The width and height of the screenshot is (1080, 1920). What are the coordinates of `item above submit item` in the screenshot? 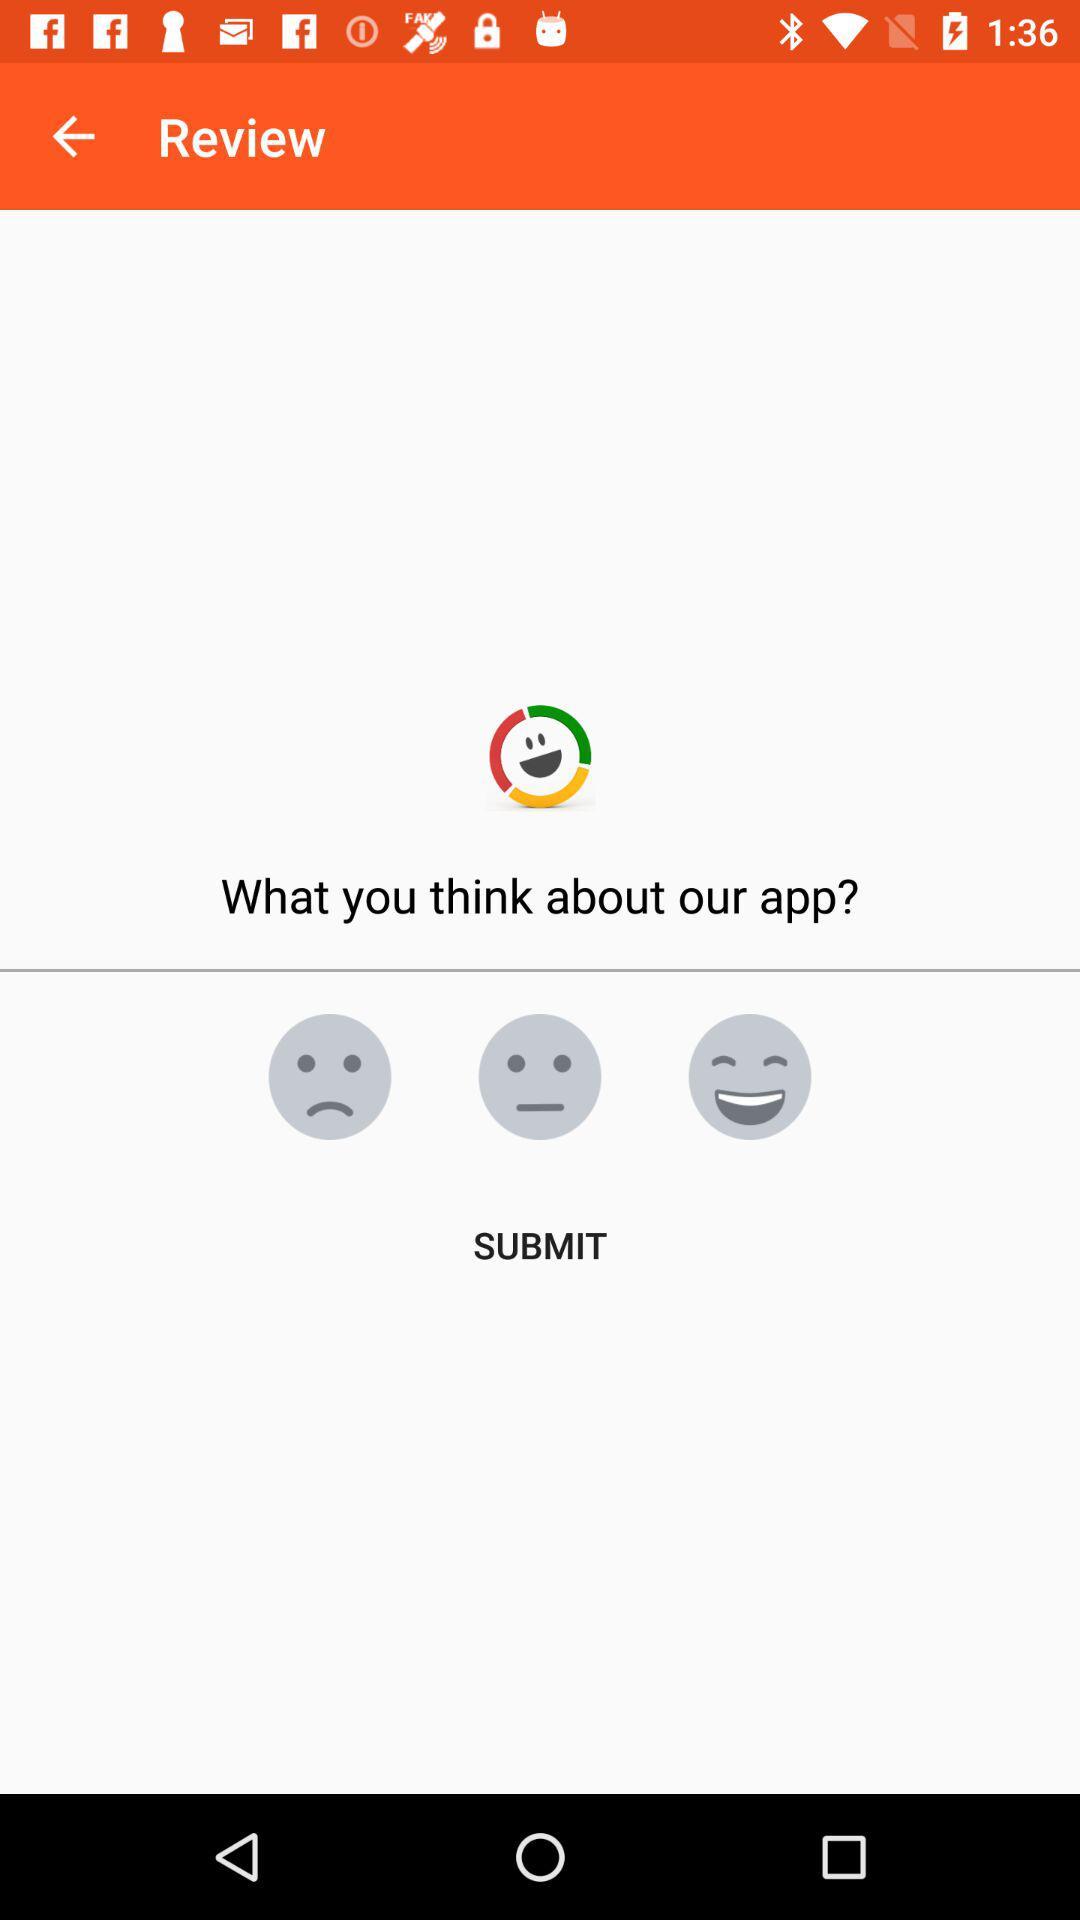 It's located at (749, 1075).